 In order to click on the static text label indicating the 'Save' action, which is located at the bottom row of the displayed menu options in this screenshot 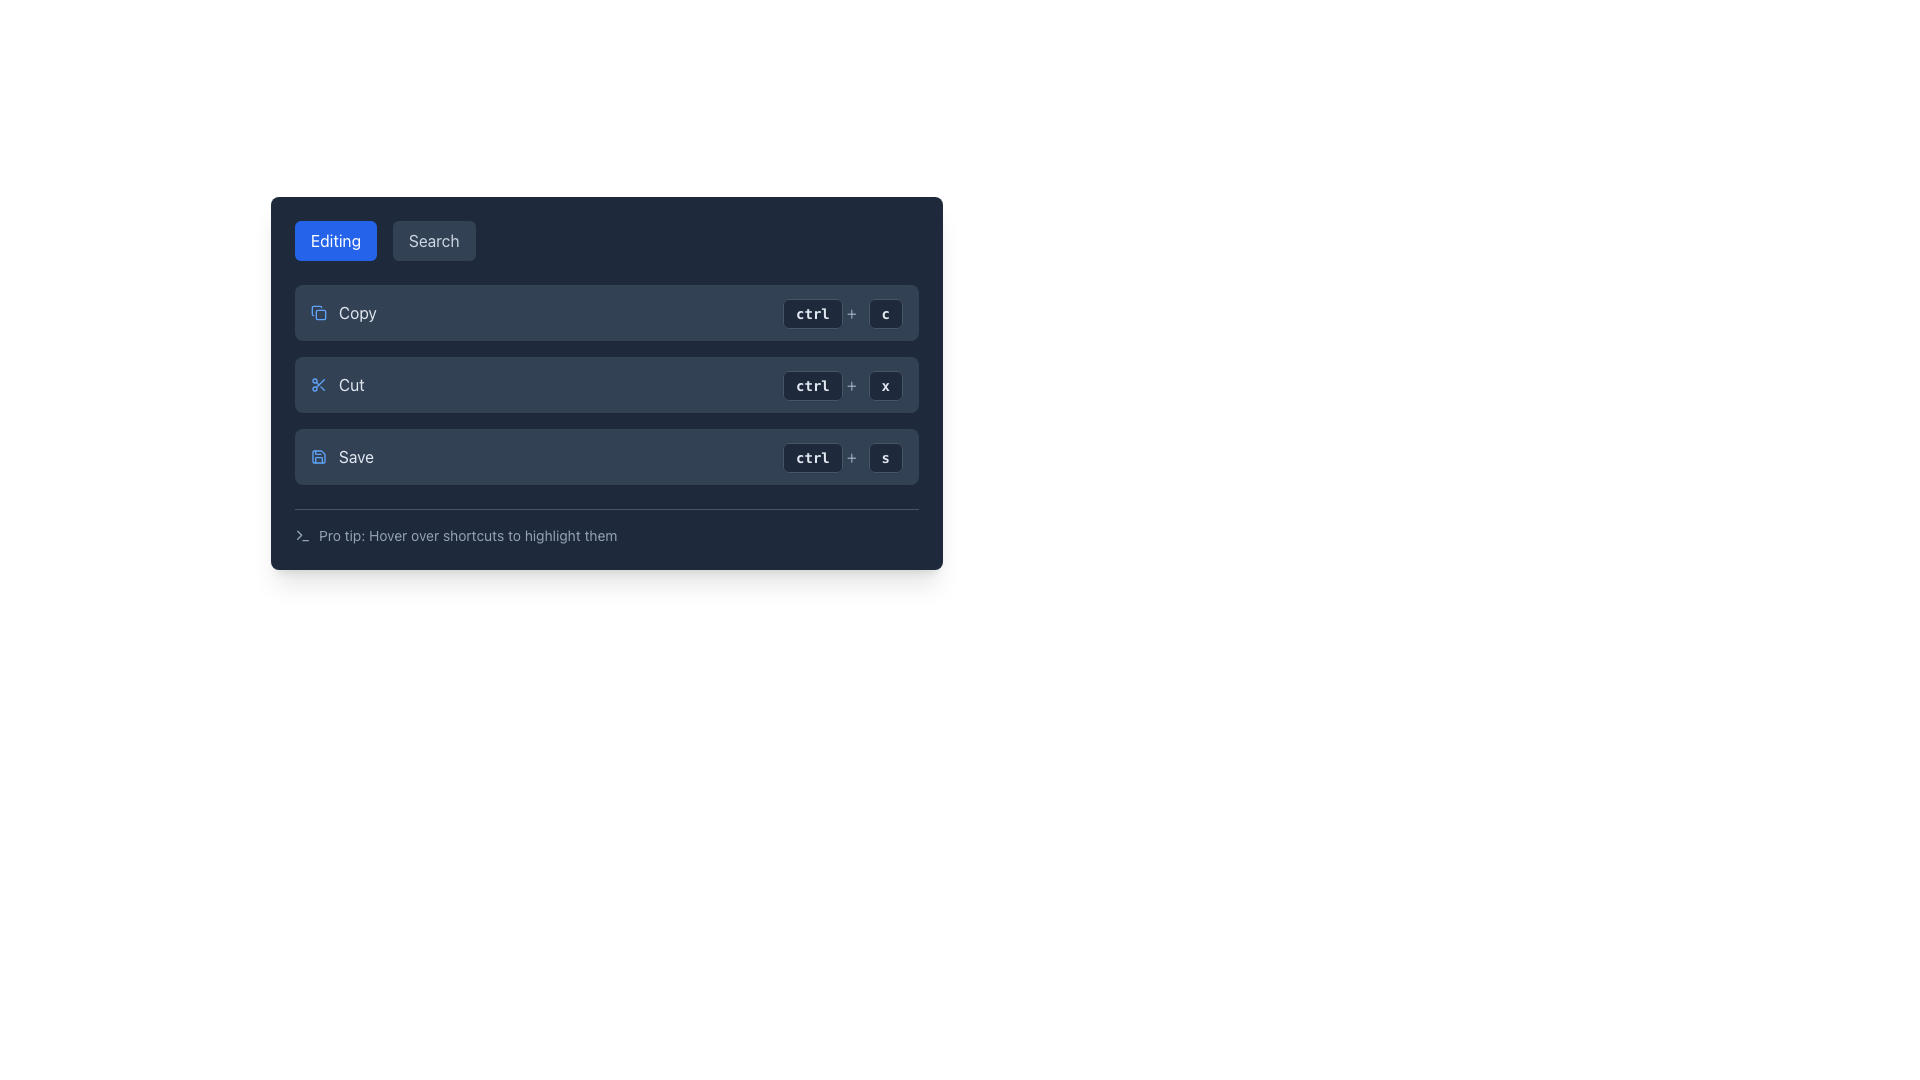, I will do `click(356, 456)`.